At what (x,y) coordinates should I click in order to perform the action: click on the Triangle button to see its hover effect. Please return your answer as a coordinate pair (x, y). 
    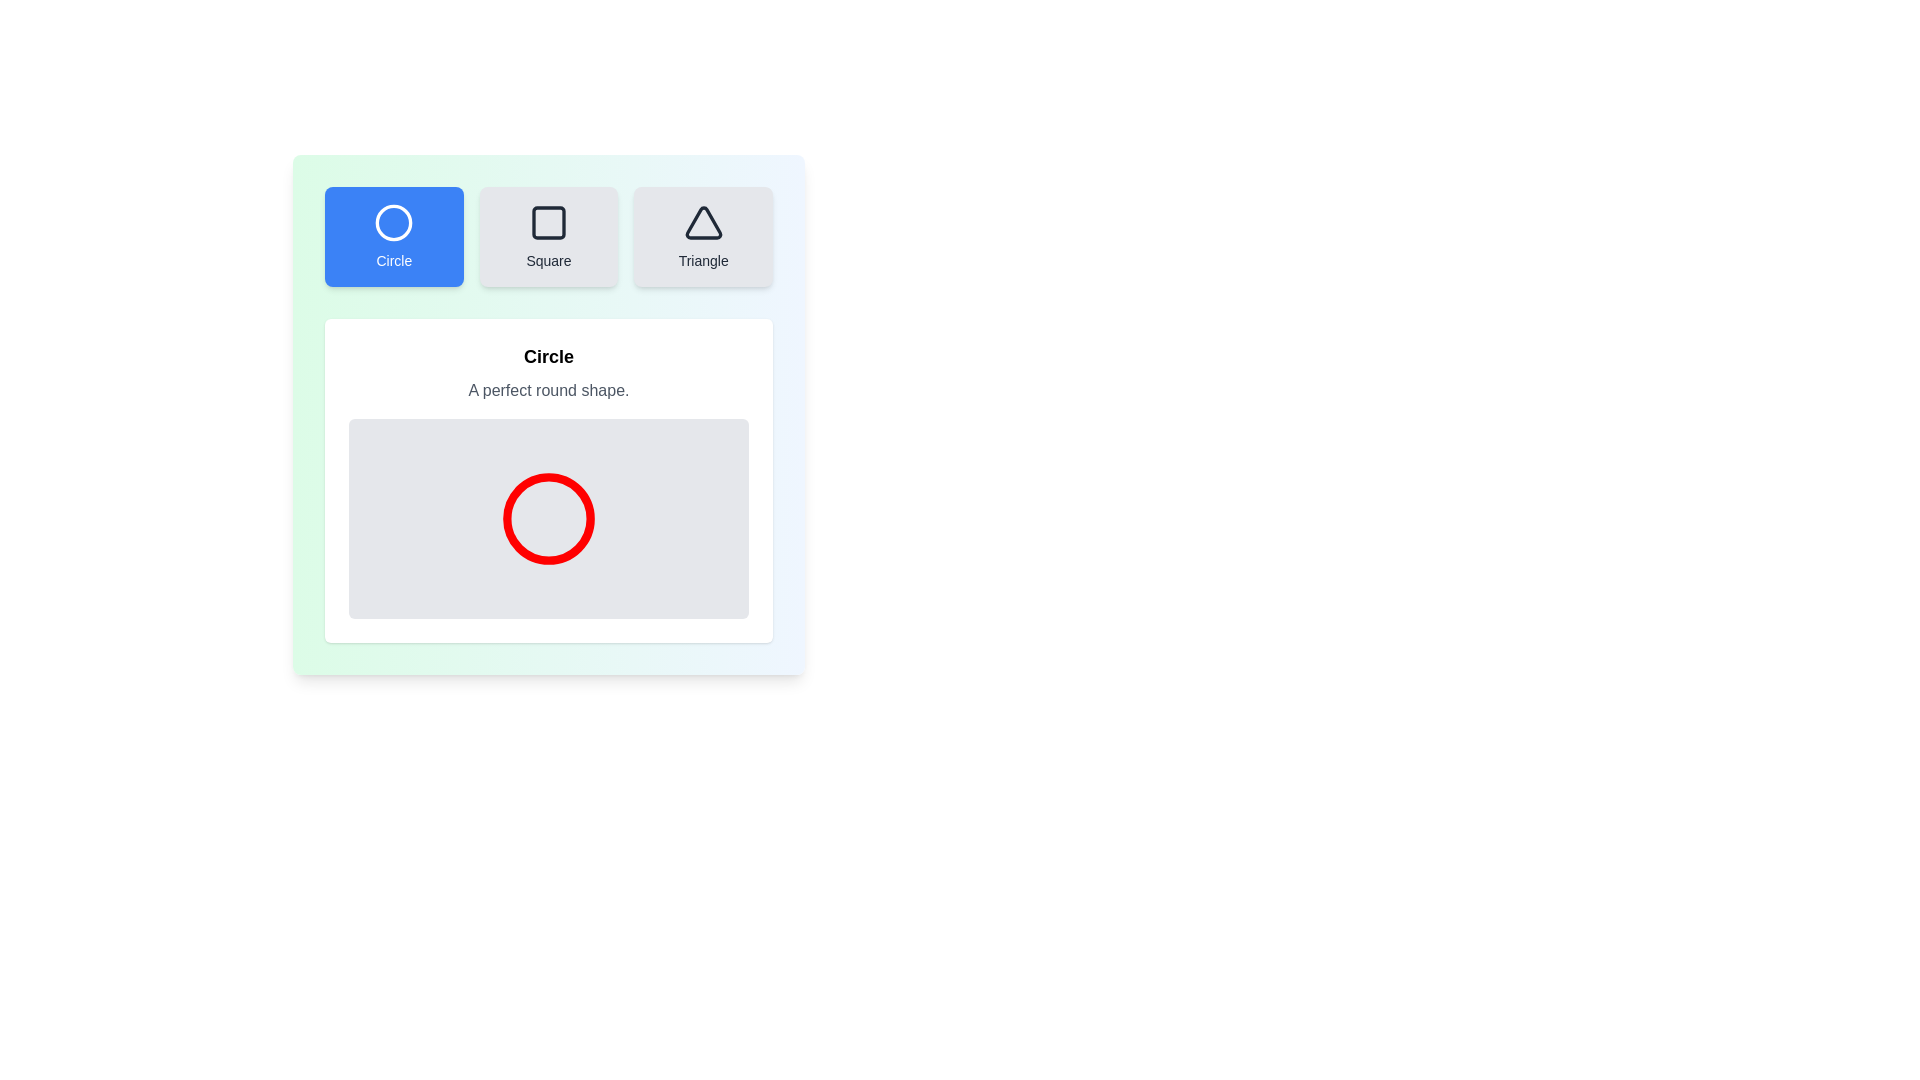
    Looking at the image, I should click on (703, 235).